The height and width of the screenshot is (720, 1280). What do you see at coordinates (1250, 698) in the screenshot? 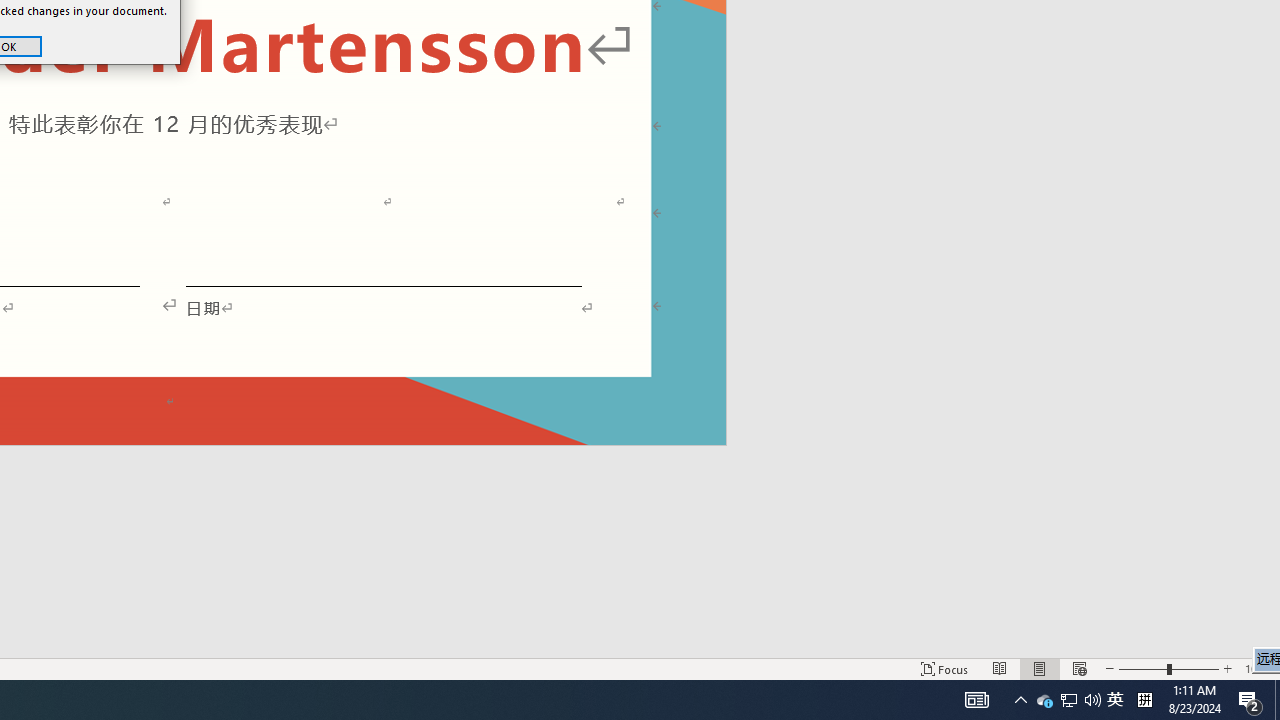
I see `'Action Center, 2 new notifications'` at bounding box center [1250, 698].